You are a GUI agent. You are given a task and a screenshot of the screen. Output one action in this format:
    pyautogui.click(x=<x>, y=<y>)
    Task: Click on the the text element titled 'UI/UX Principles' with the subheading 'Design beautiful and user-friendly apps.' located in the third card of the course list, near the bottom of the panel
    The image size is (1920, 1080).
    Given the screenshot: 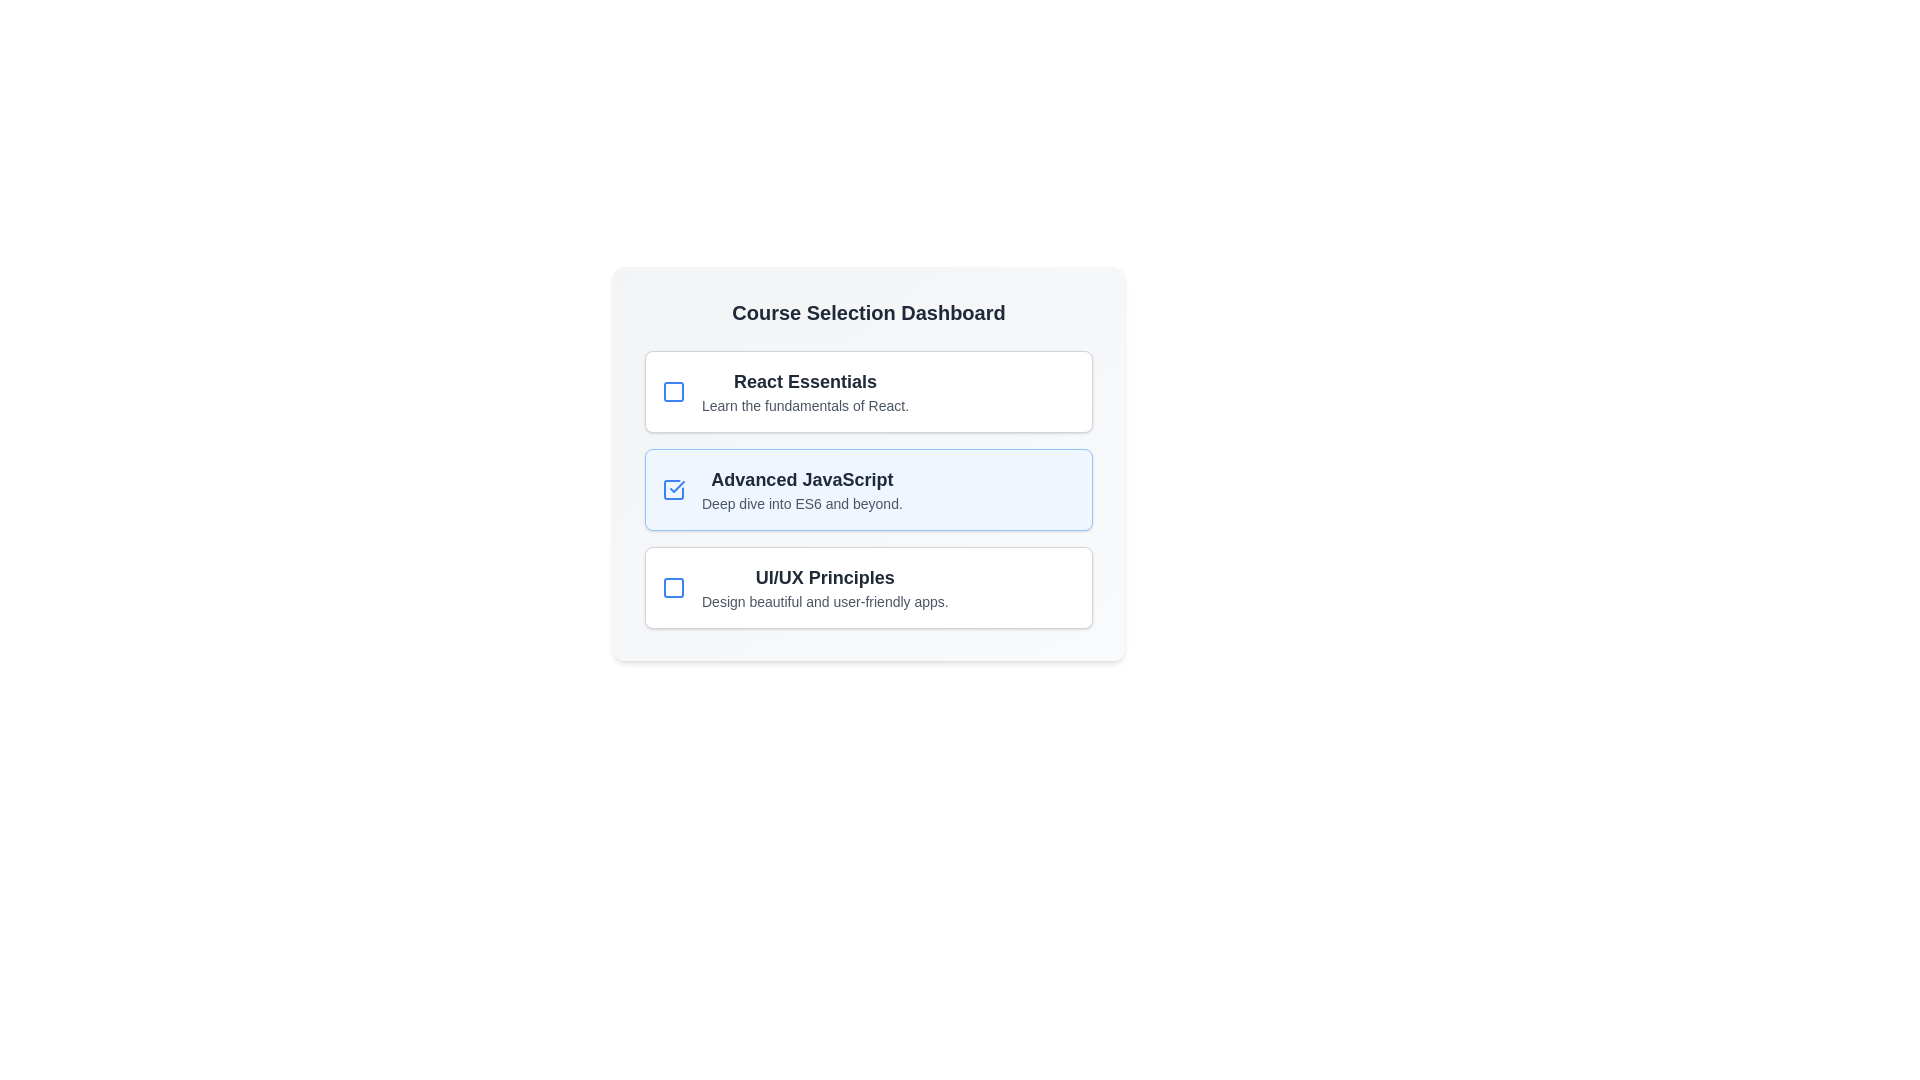 What is the action you would take?
    pyautogui.click(x=825, y=586)
    